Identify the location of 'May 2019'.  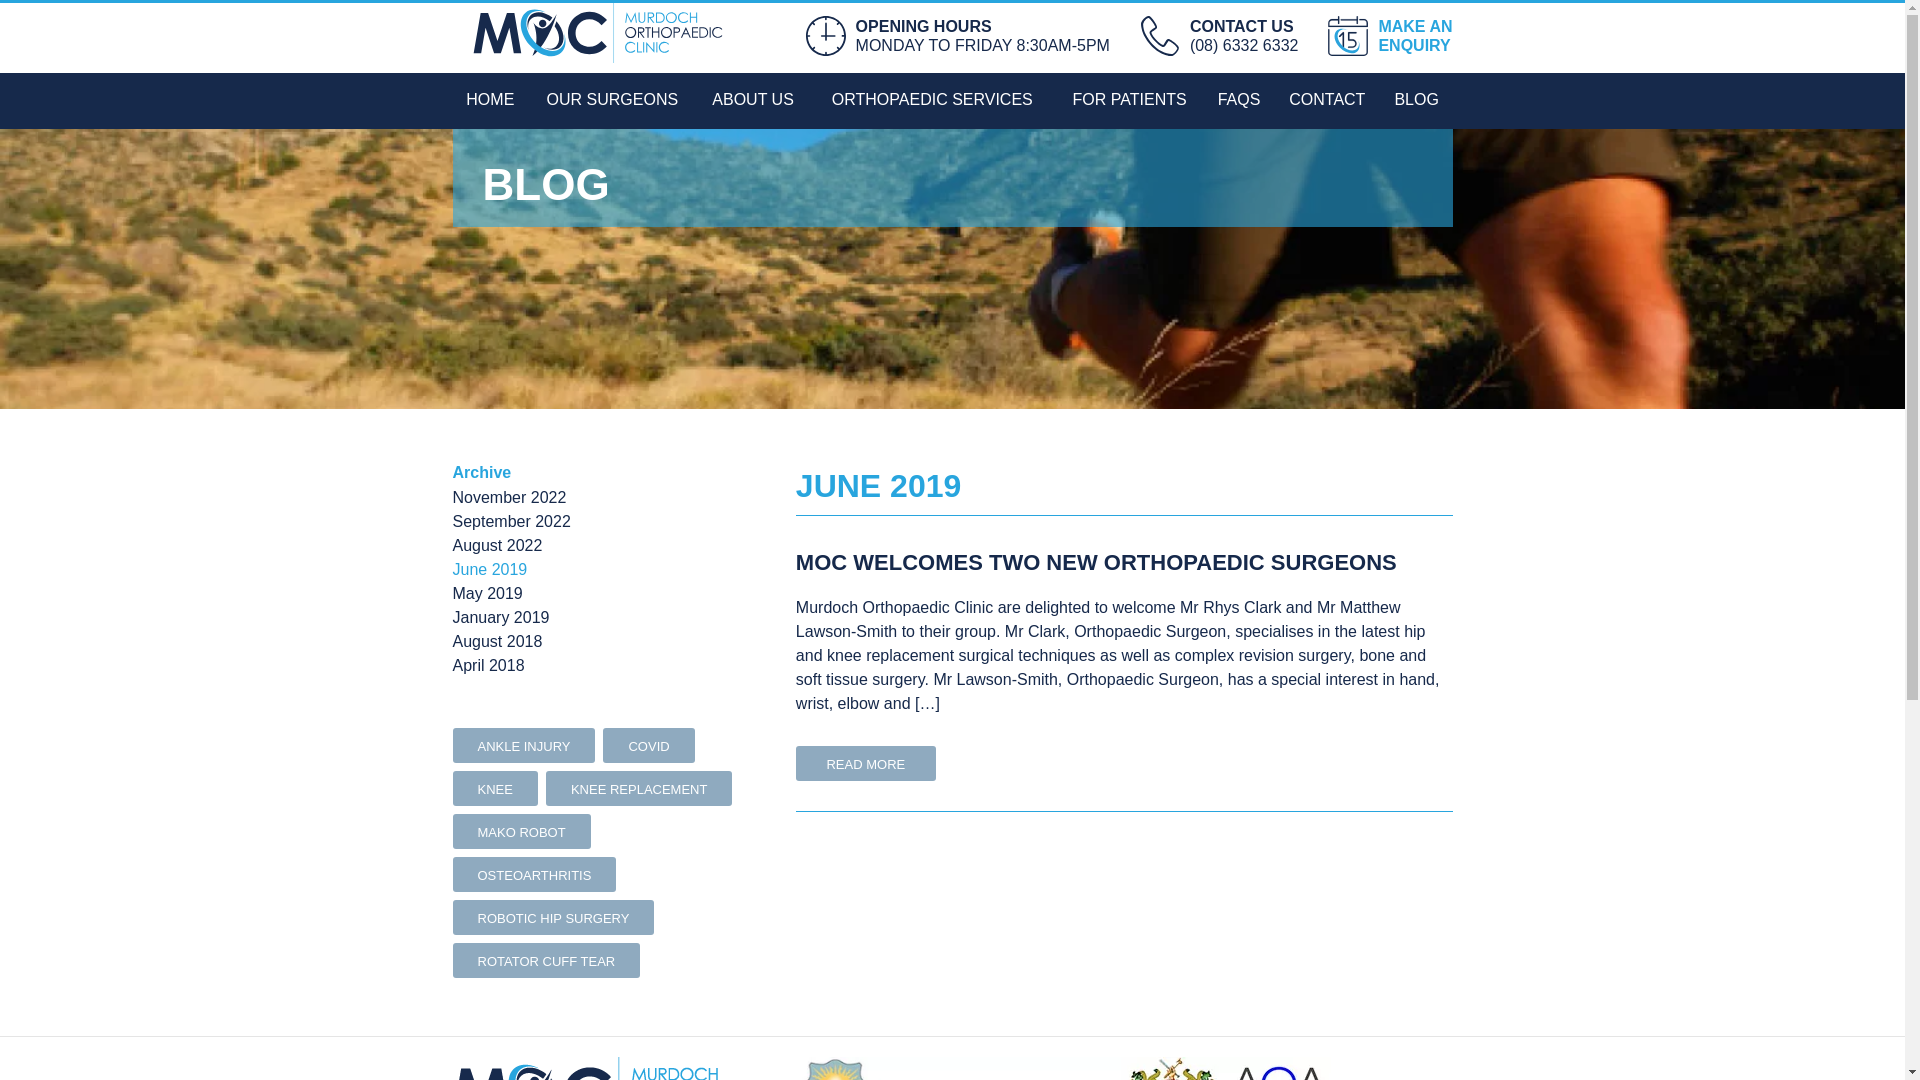
(486, 592).